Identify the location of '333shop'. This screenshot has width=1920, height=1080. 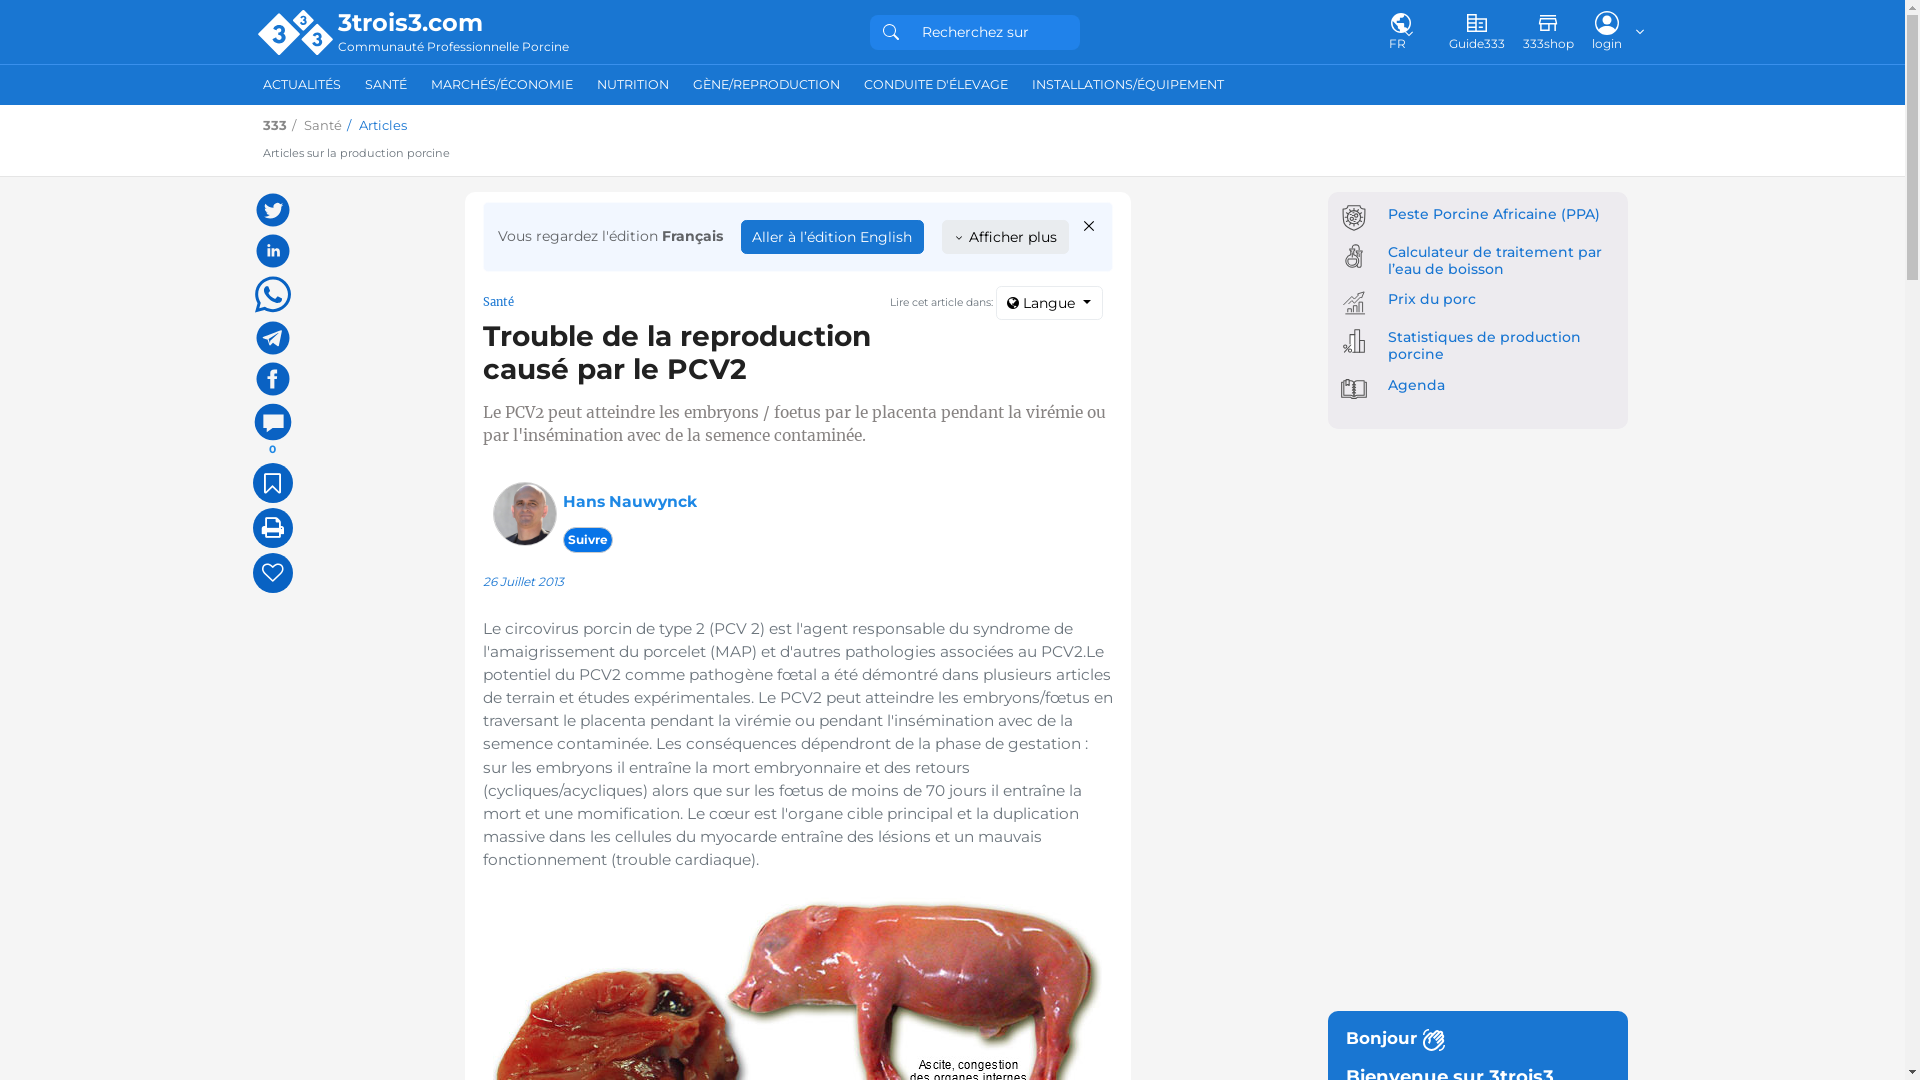
(1546, 31).